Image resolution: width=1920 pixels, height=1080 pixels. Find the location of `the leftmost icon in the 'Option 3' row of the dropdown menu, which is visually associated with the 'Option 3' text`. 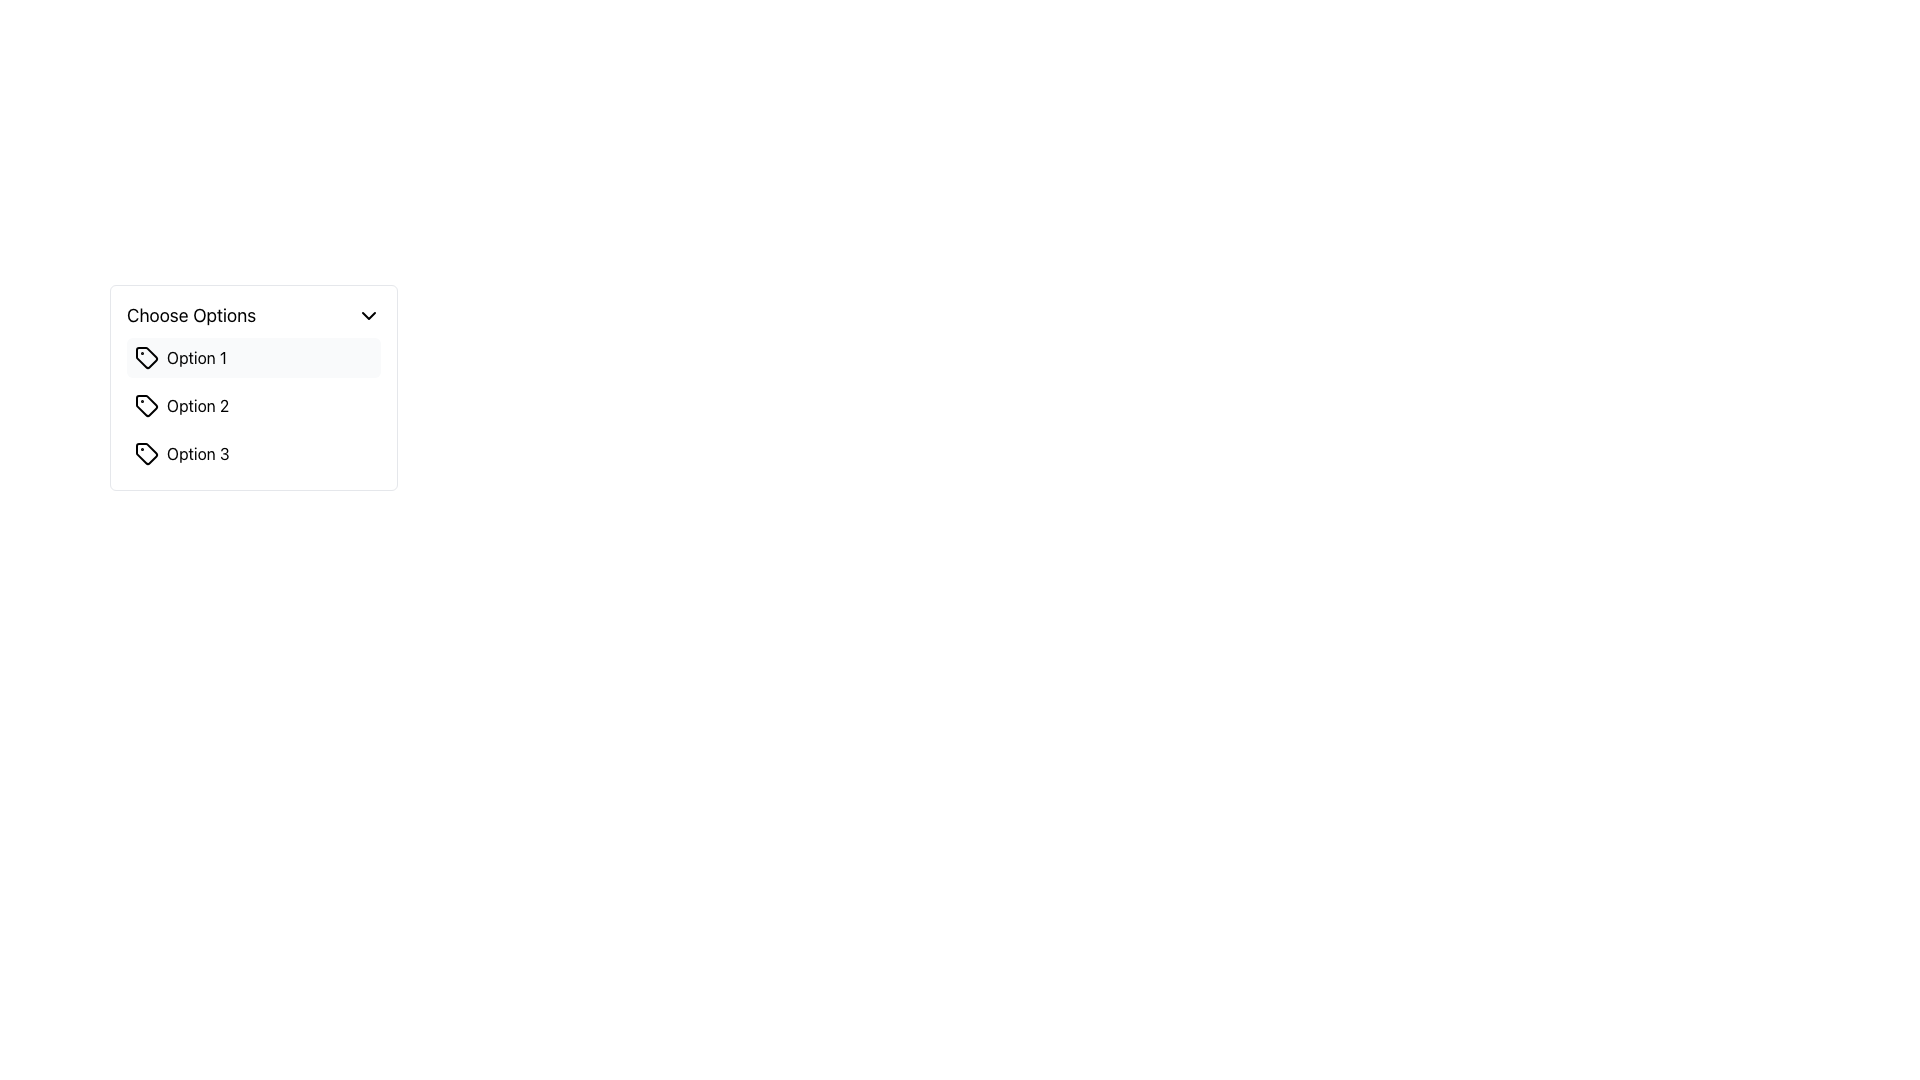

the leftmost icon in the 'Option 3' row of the dropdown menu, which is visually associated with the 'Option 3' text is located at coordinates (146, 454).